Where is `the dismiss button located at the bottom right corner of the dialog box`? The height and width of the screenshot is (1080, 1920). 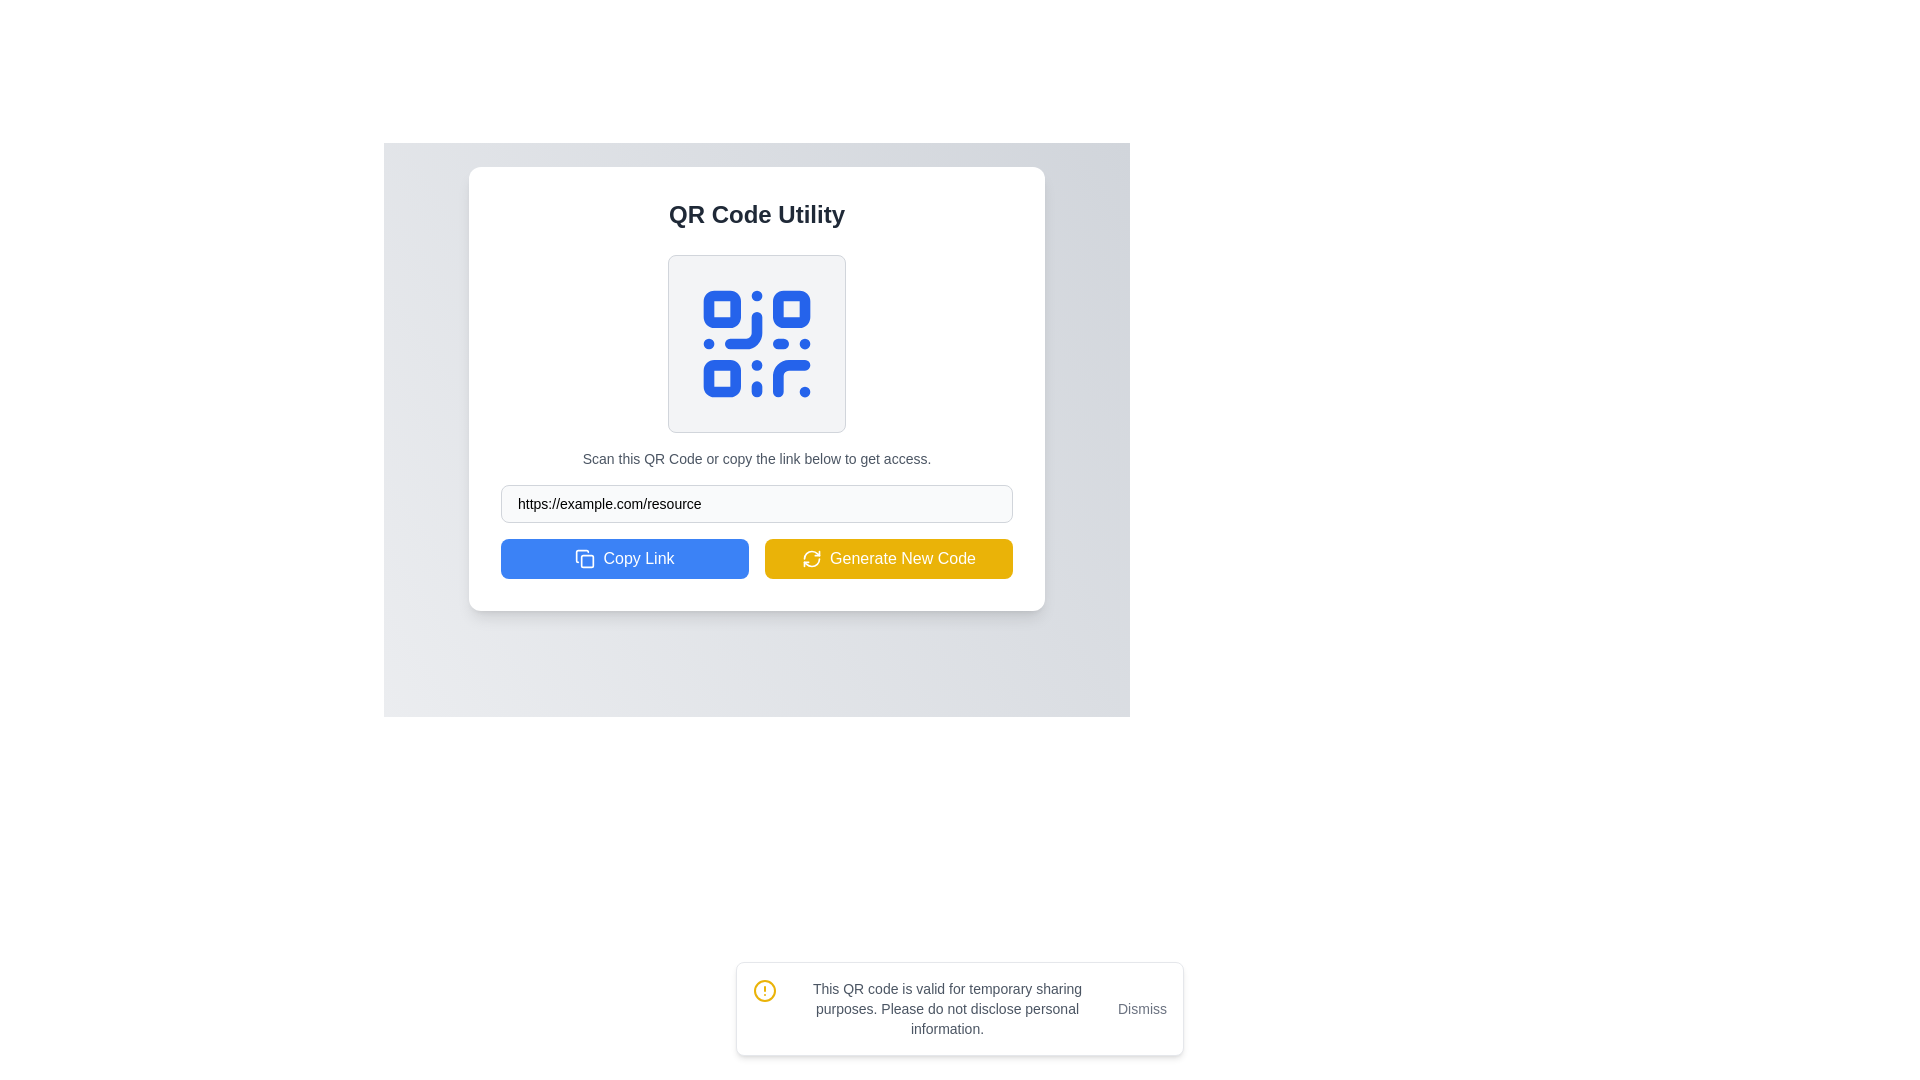
the dismiss button located at the bottom right corner of the dialog box is located at coordinates (1142, 1009).